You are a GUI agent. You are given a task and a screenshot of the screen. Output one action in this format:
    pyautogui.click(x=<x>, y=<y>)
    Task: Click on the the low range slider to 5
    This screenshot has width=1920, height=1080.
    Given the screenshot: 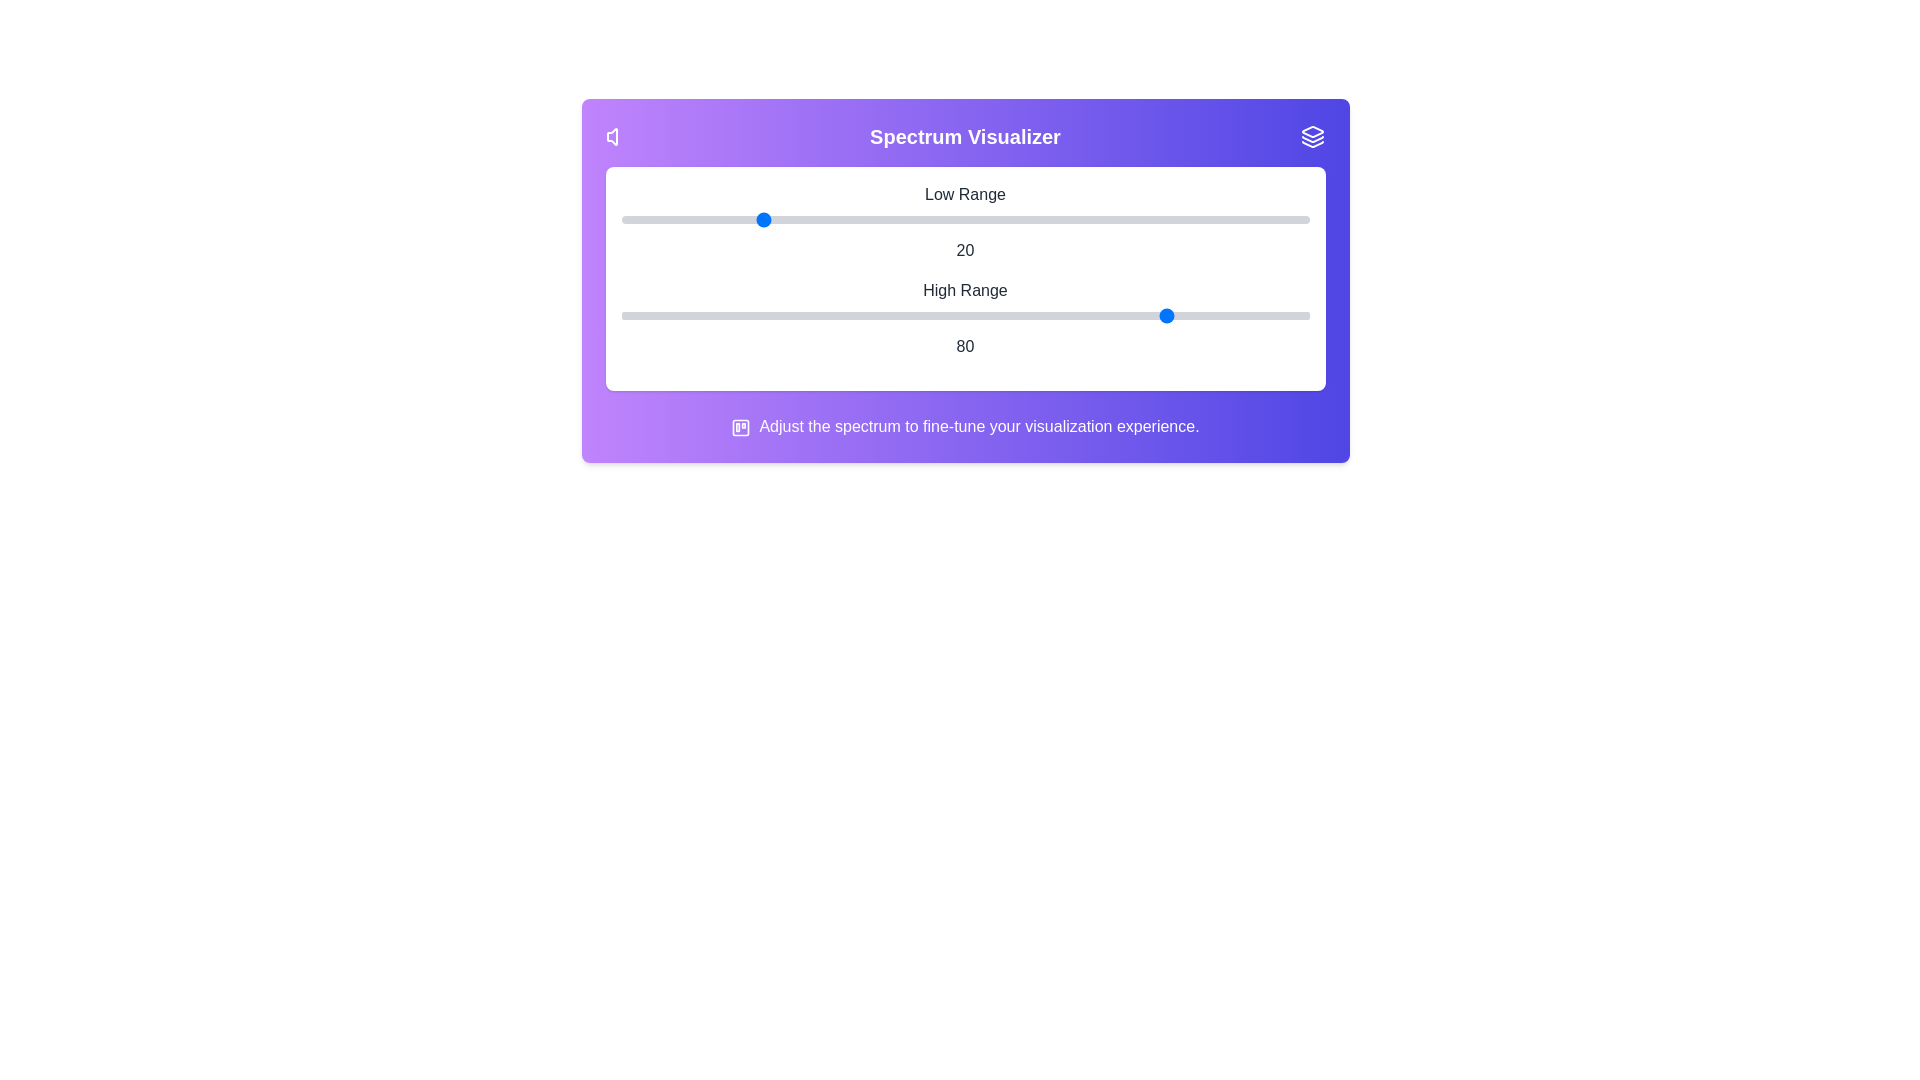 What is the action you would take?
    pyautogui.click(x=655, y=219)
    